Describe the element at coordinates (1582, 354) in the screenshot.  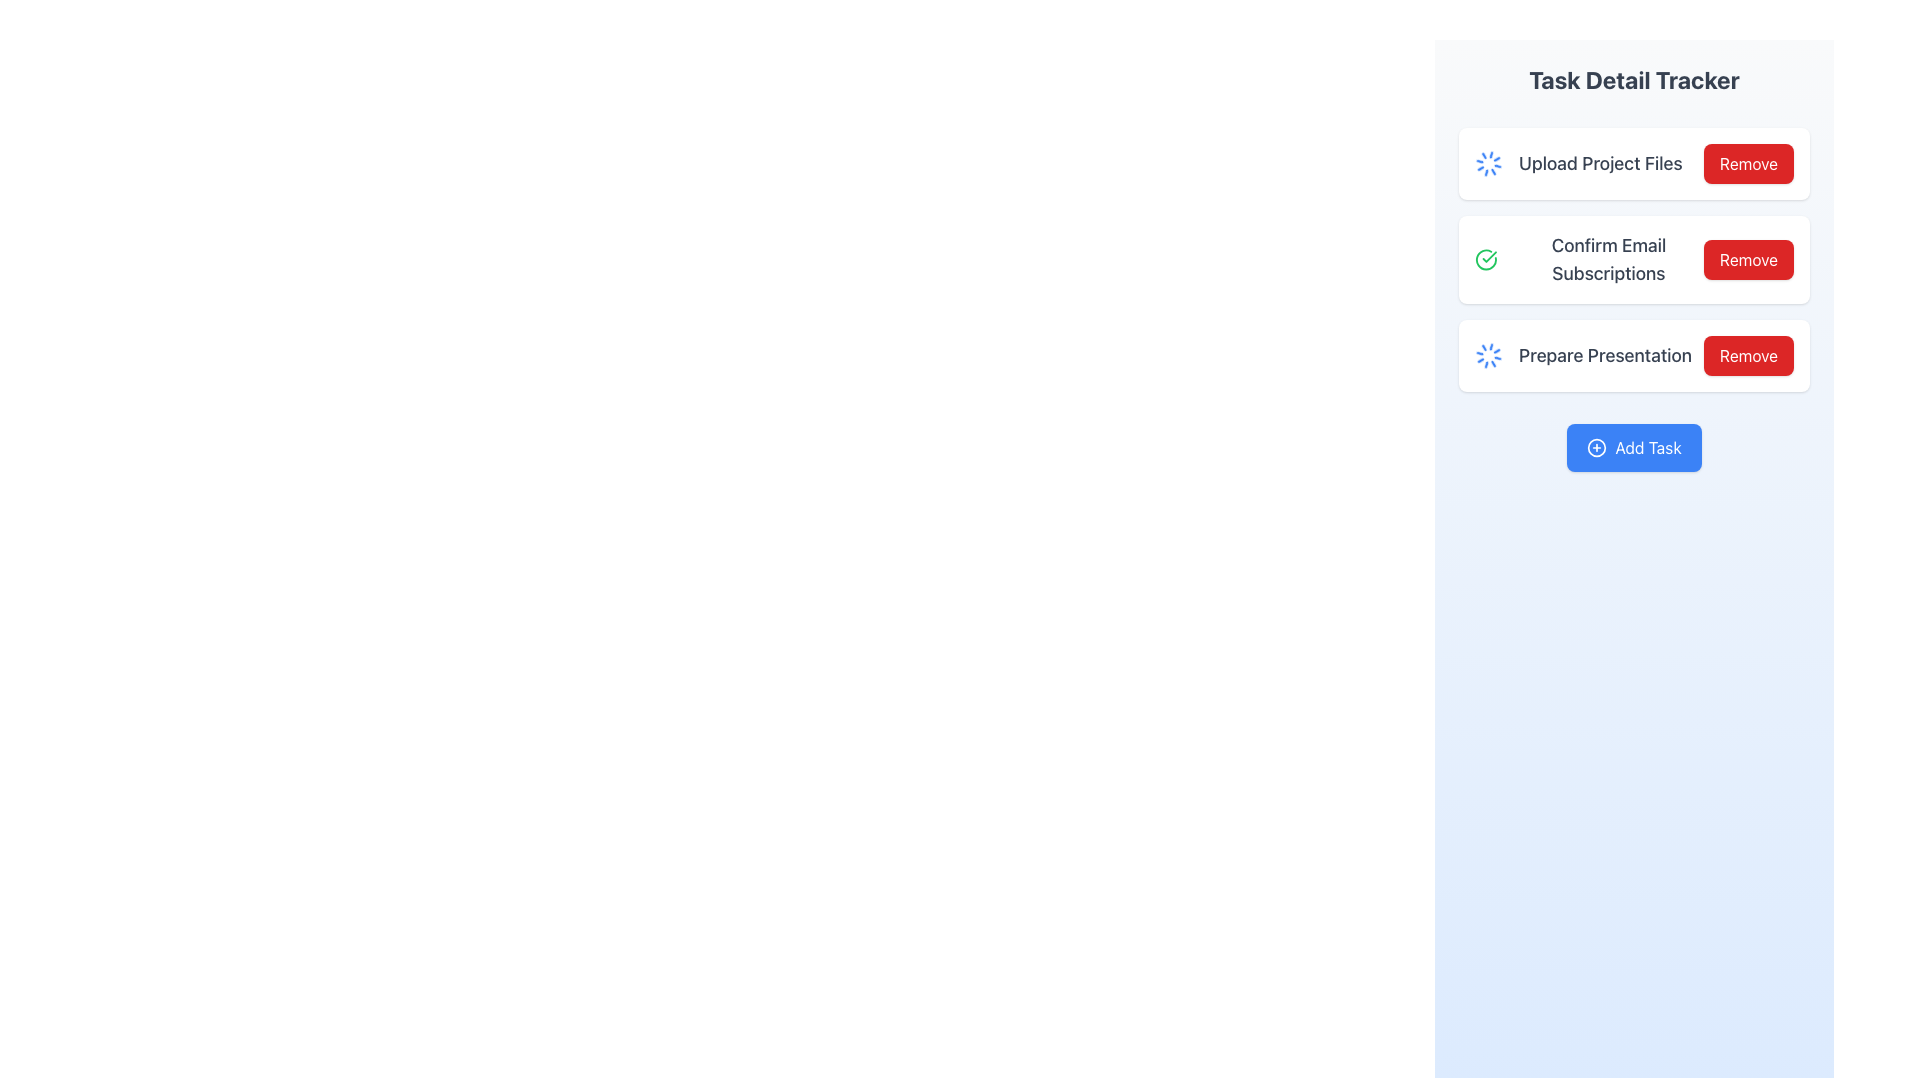
I see `the Static Label with Icon that contains the text 'Prepare Presentation', styled with a medium-sized gray font, and has a spinning blue icon indicating a process in progress` at that location.